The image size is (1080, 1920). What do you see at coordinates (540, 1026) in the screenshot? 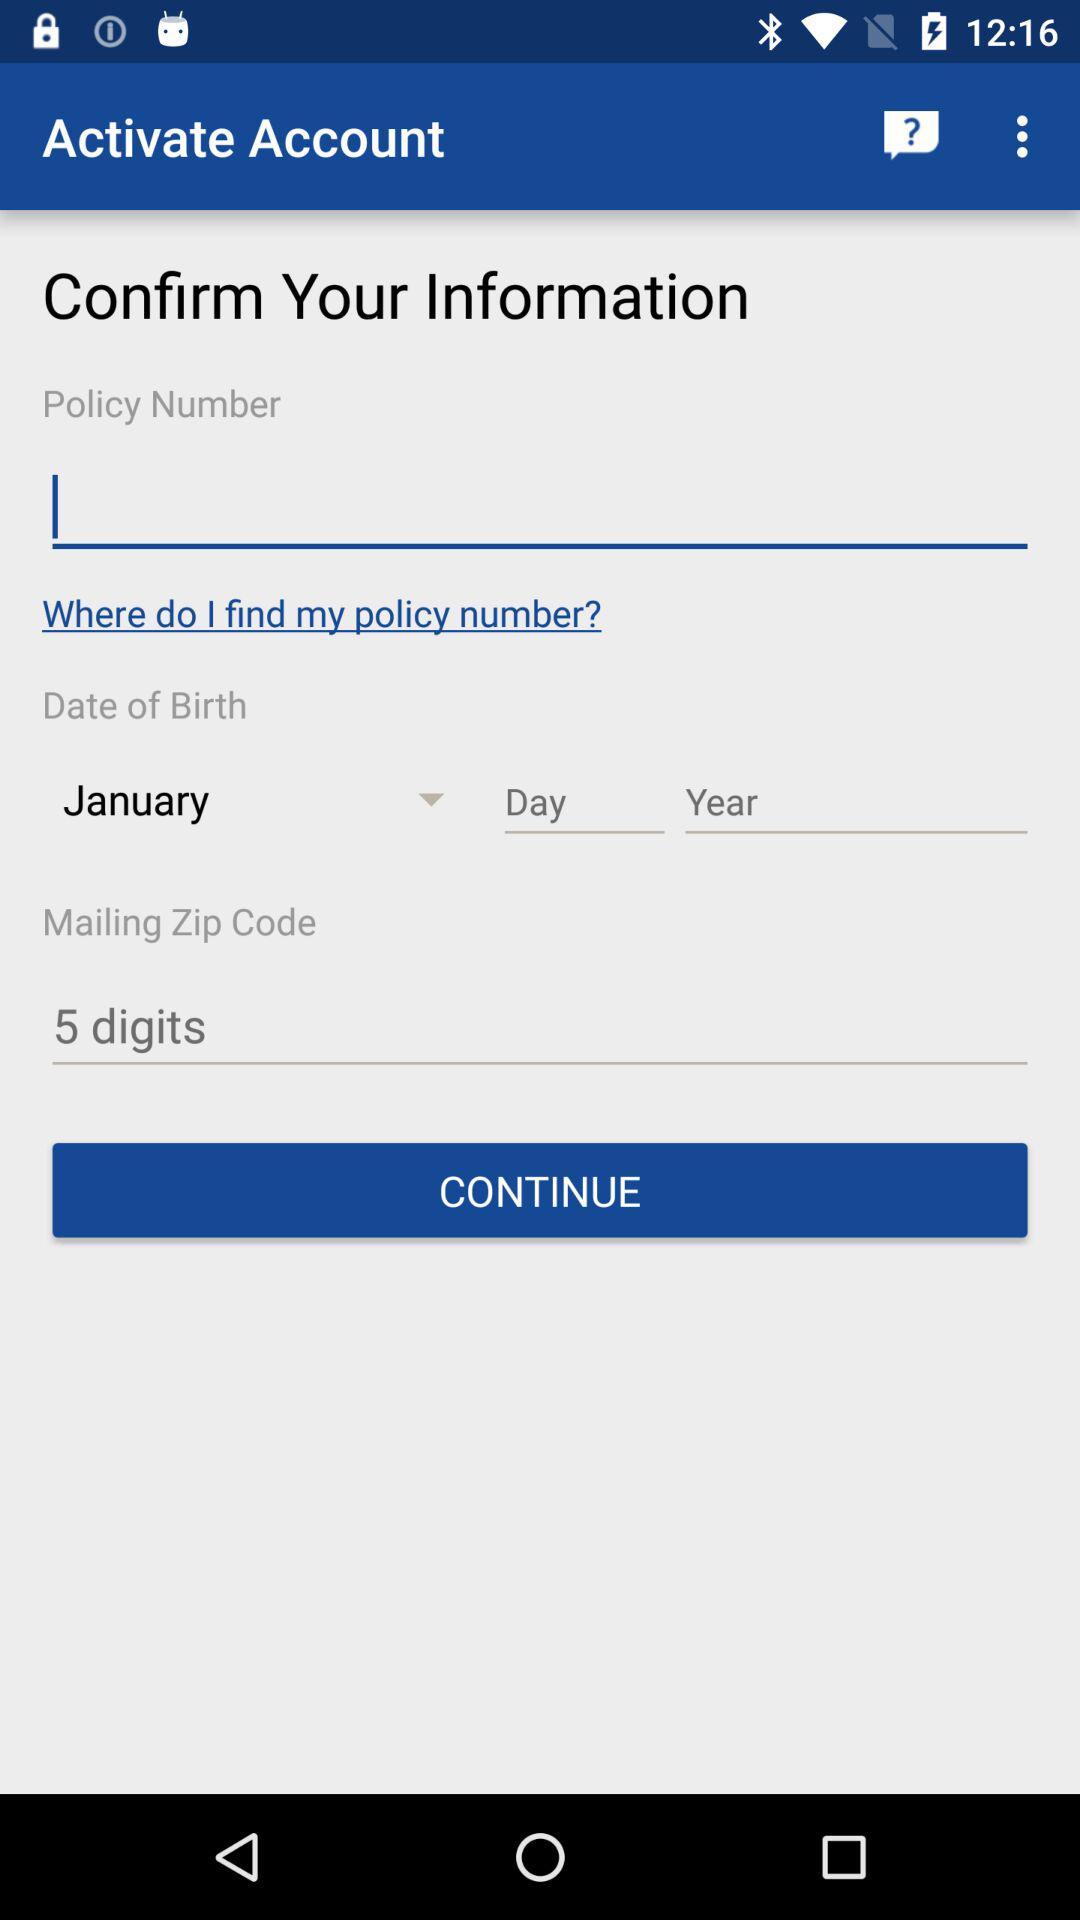
I see `the icon below the mailing zip code` at bounding box center [540, 1026].